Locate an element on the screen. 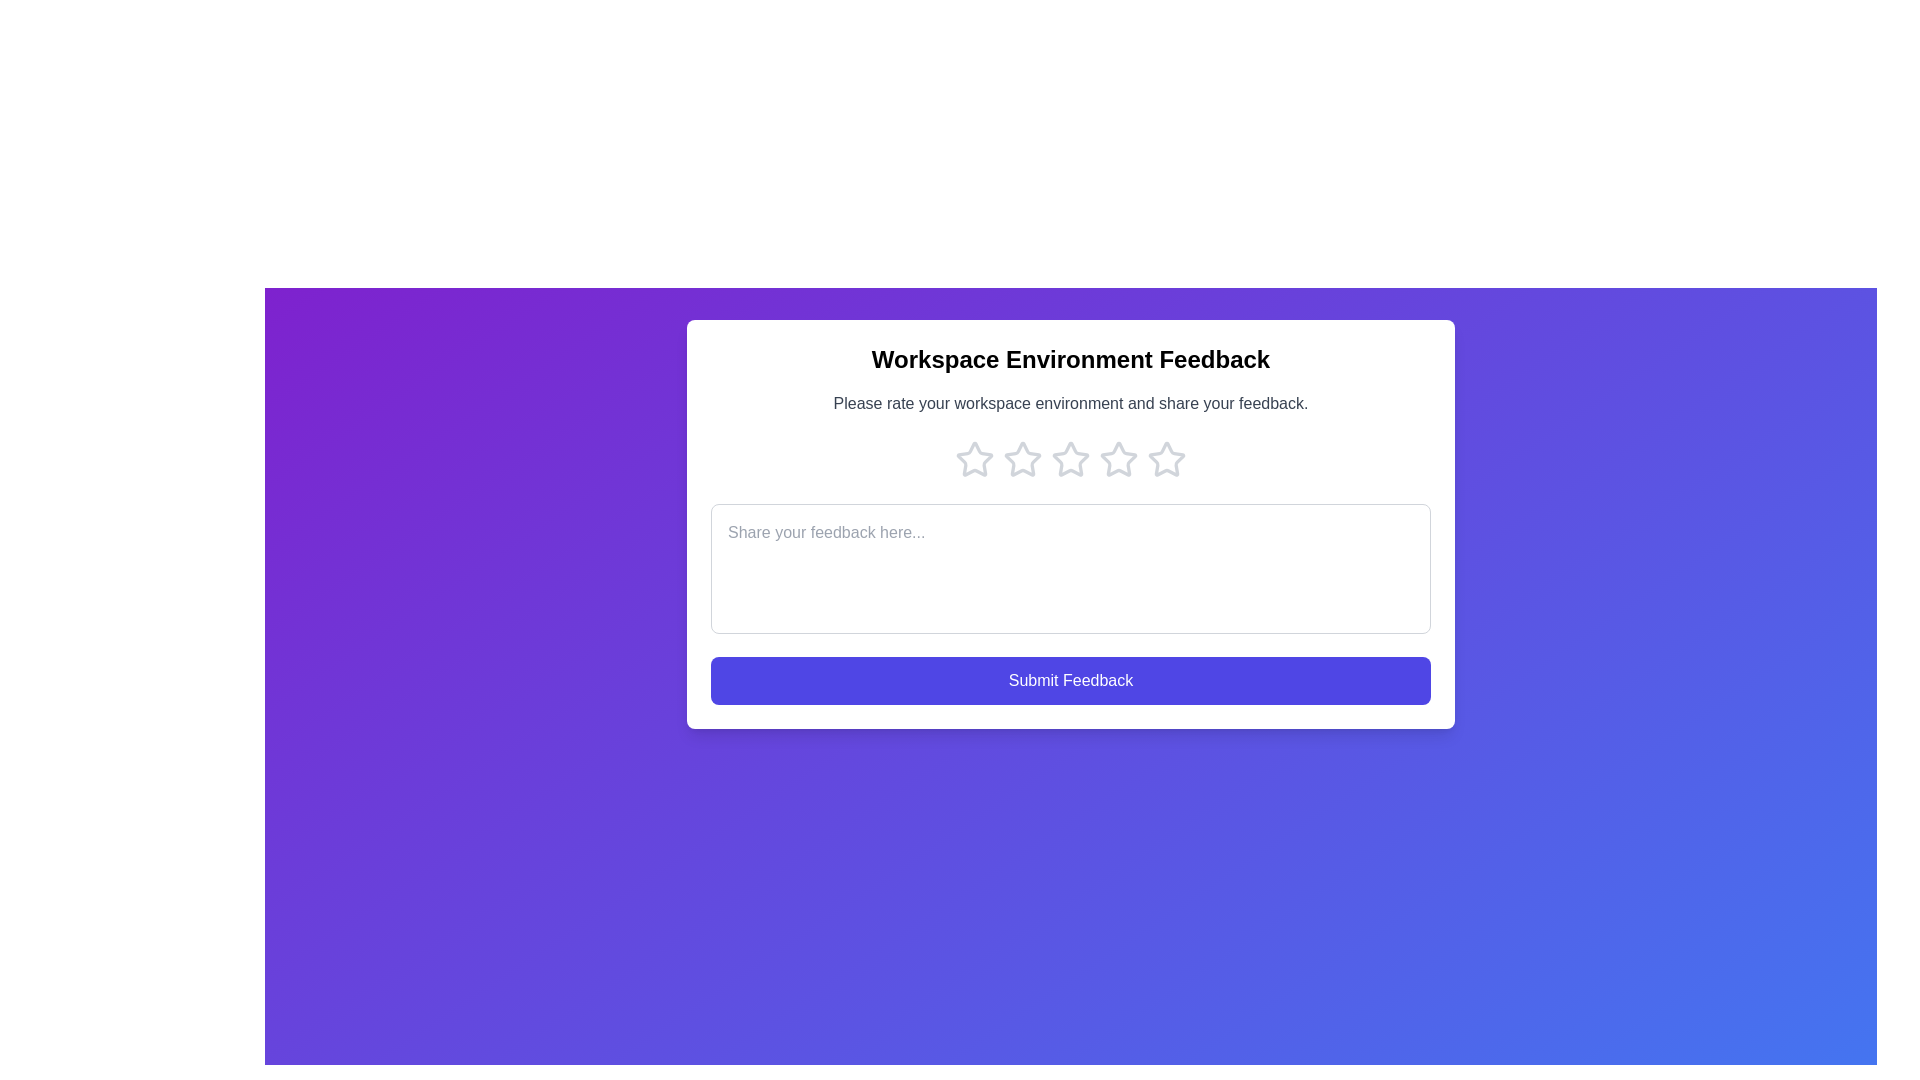  the submit button to send the feedback is located at coordinates (1069, 680).